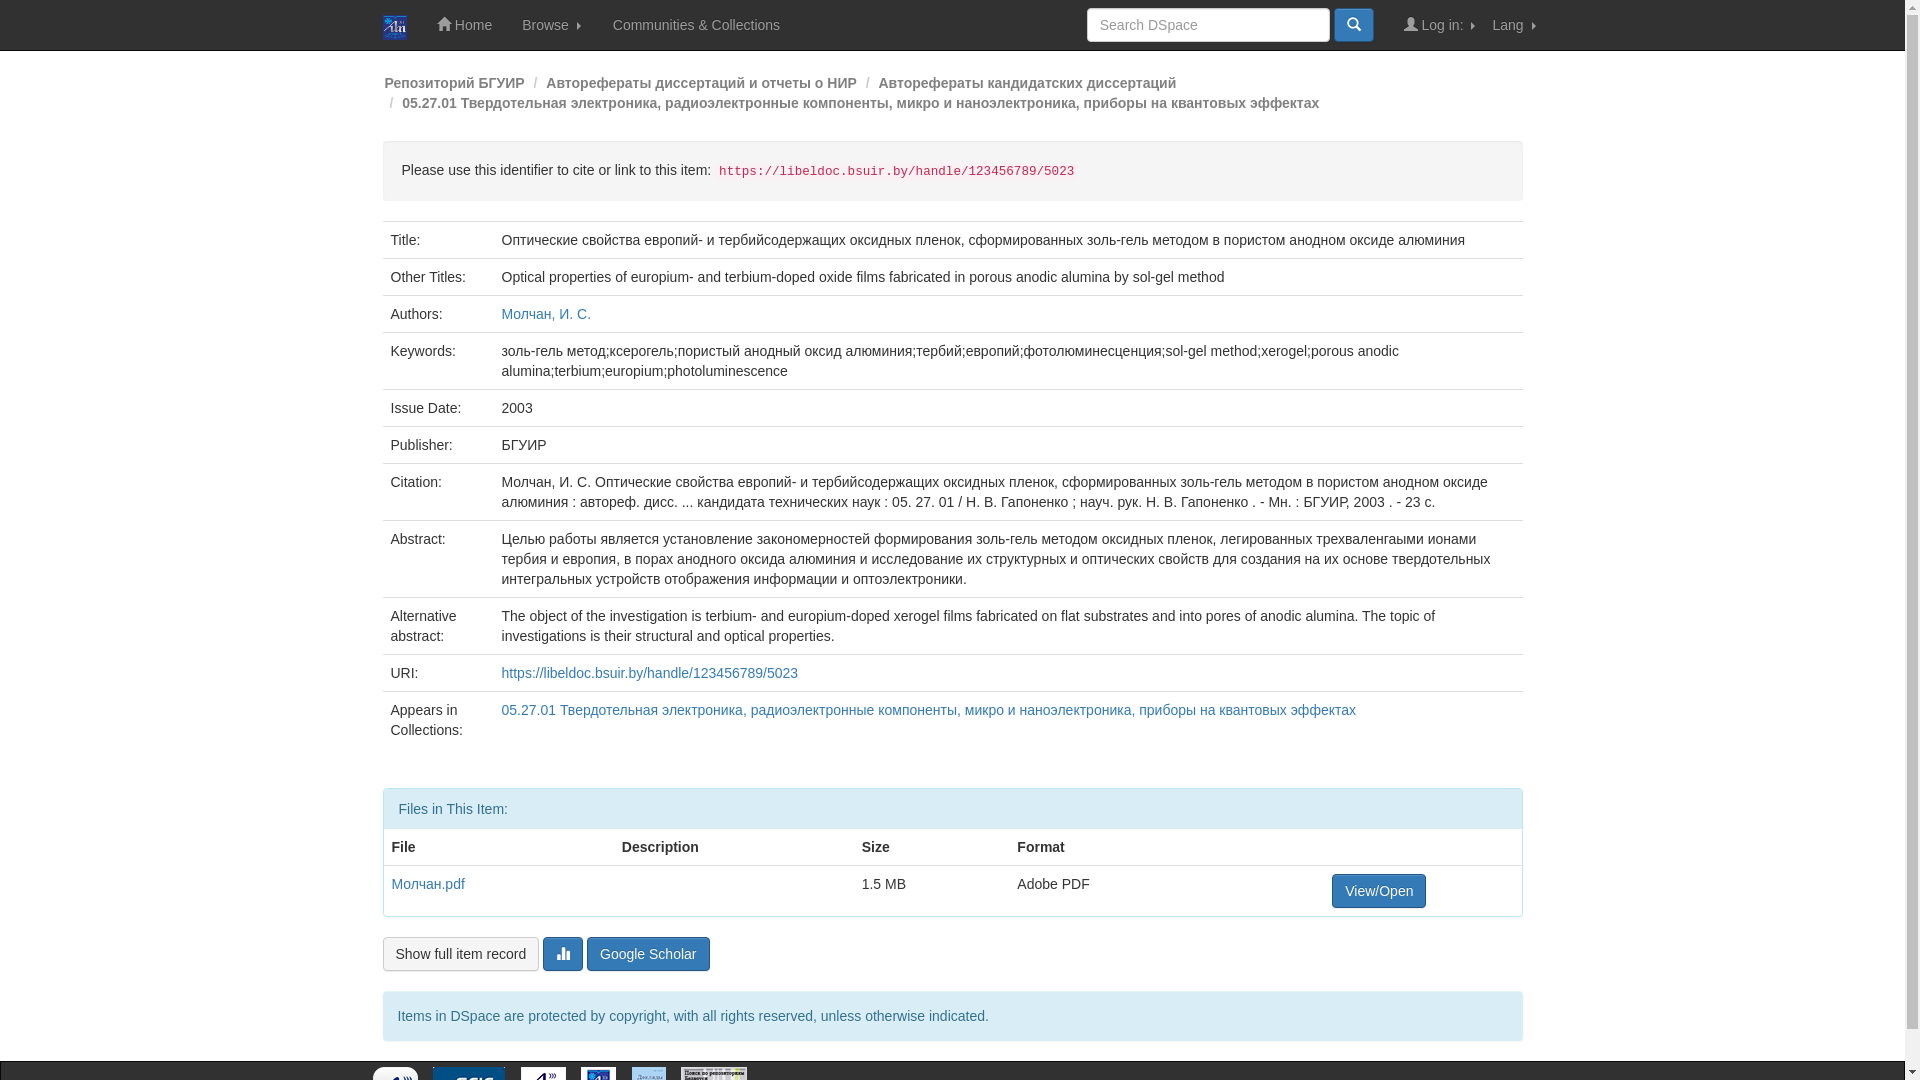  I want to click on 'Show full item record', so click(459, 952).